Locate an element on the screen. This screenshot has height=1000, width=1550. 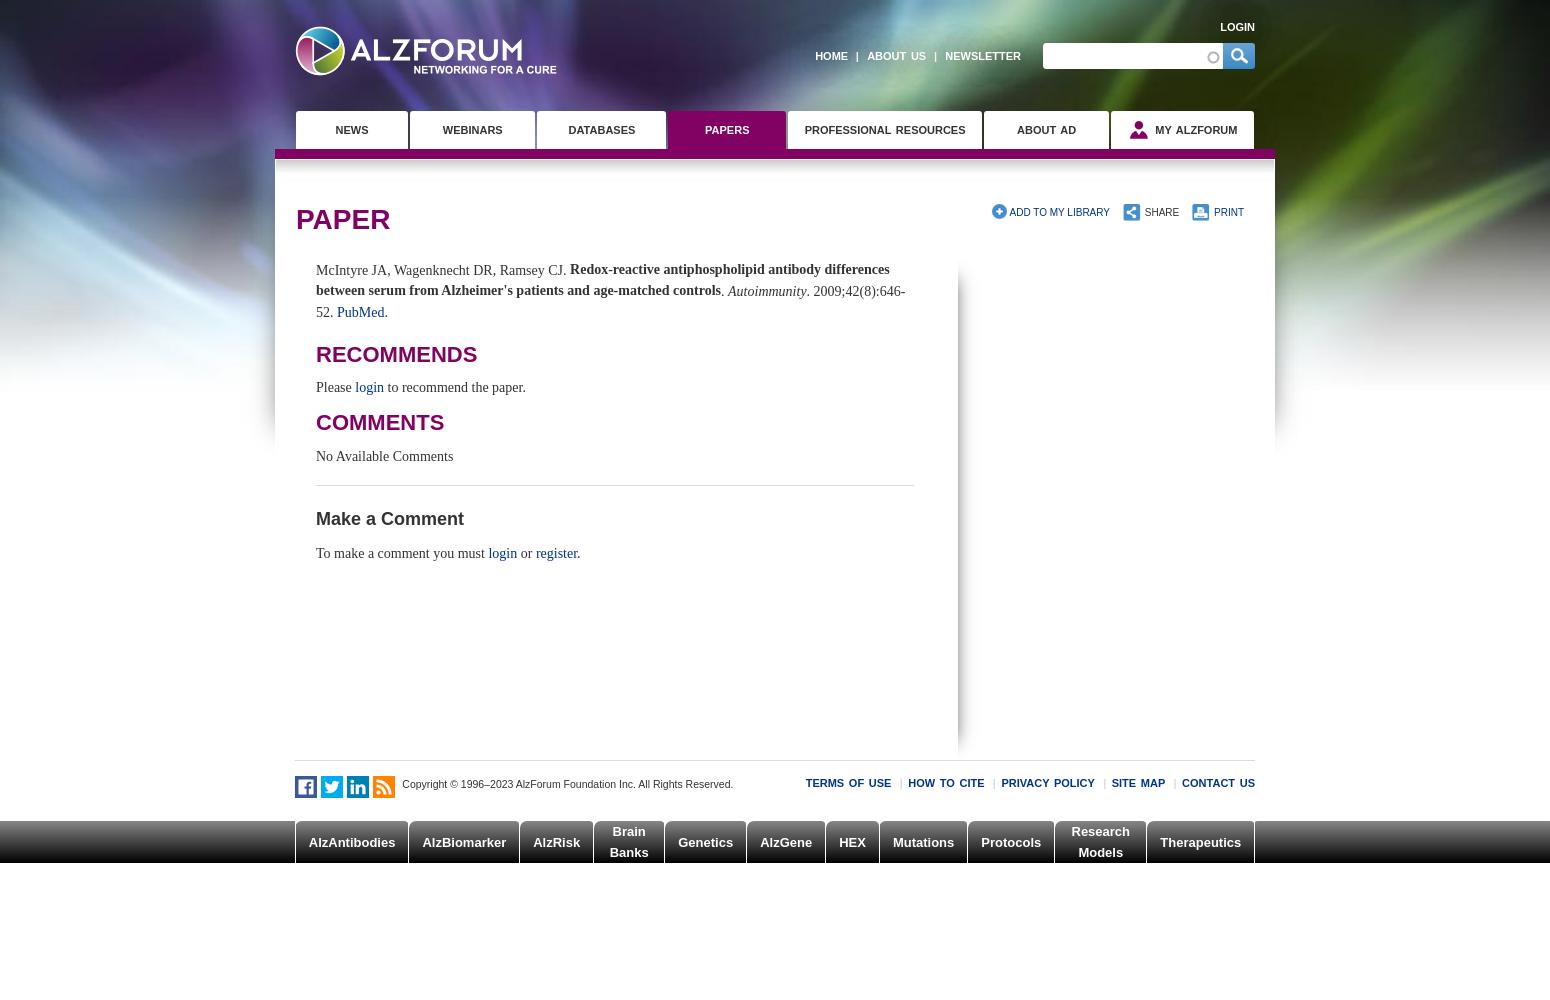
'AlzGene' is located at coordinates (785, 840).